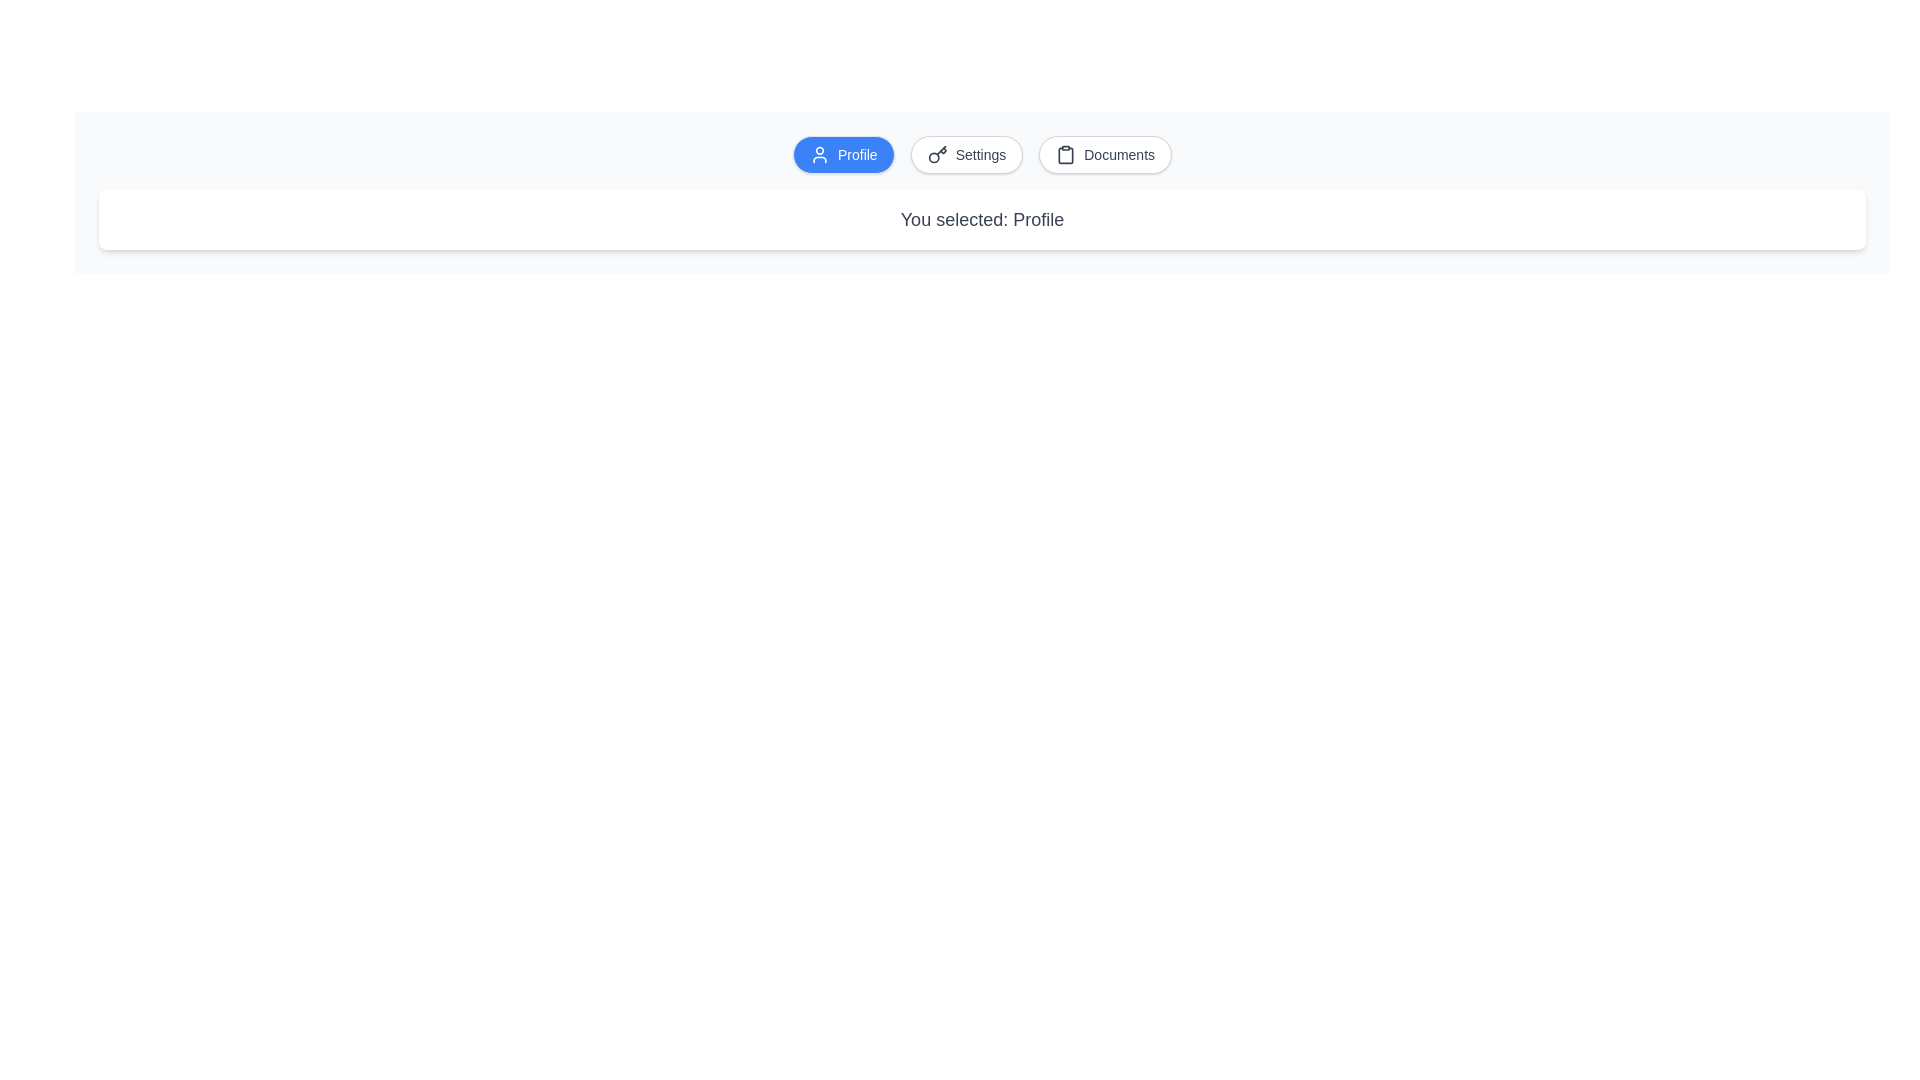 This screenshot has width=1920, height=1080. What do you see at coordinates (1065, 154) in the screenshot?
I see `the clipboard-shaped icon with a rectangular outline that has a cutout near its top edge, located in the middle of the icon layout` at bounding box center [1065, 154].